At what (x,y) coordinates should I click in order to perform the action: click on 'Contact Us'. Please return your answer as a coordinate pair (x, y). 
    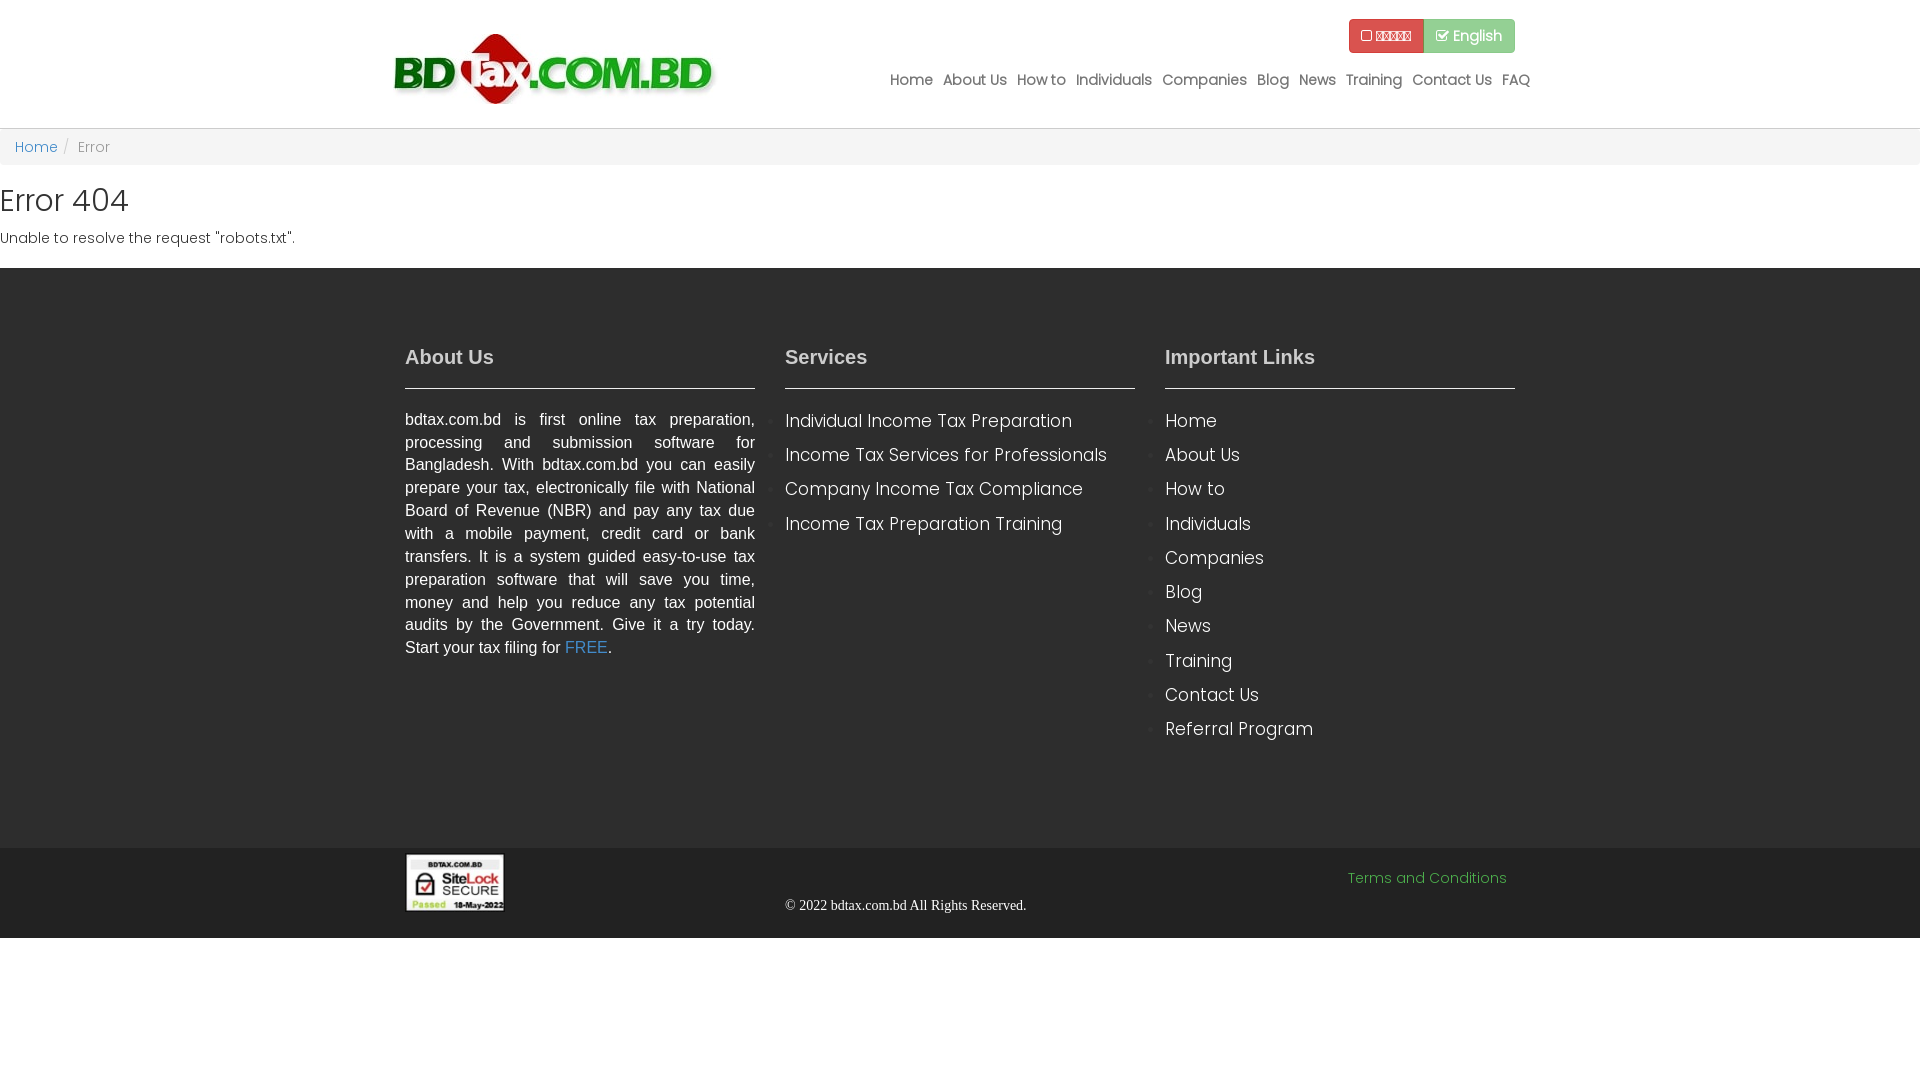
    Looking at the image, I should click on (1339, 693).